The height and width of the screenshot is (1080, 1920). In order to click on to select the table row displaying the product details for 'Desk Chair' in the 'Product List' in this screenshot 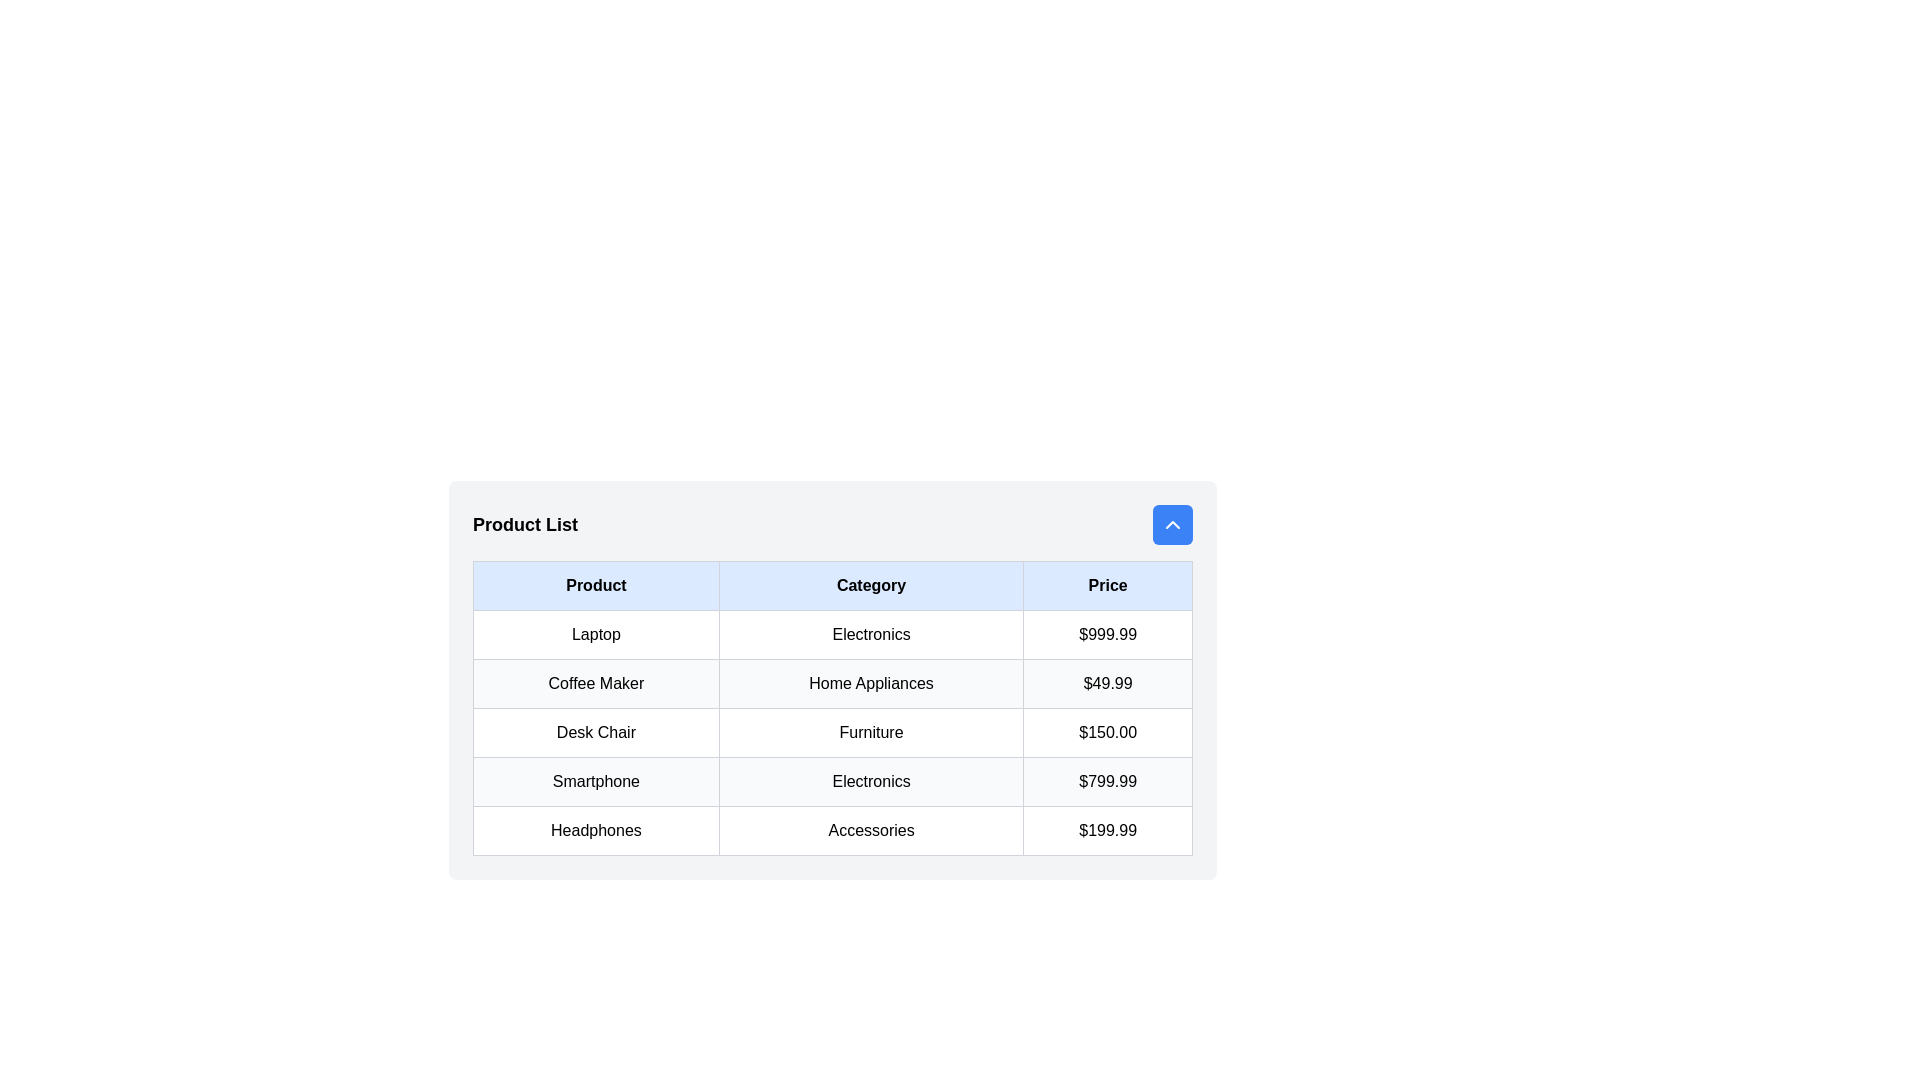, I will do `click(833, 732)`.